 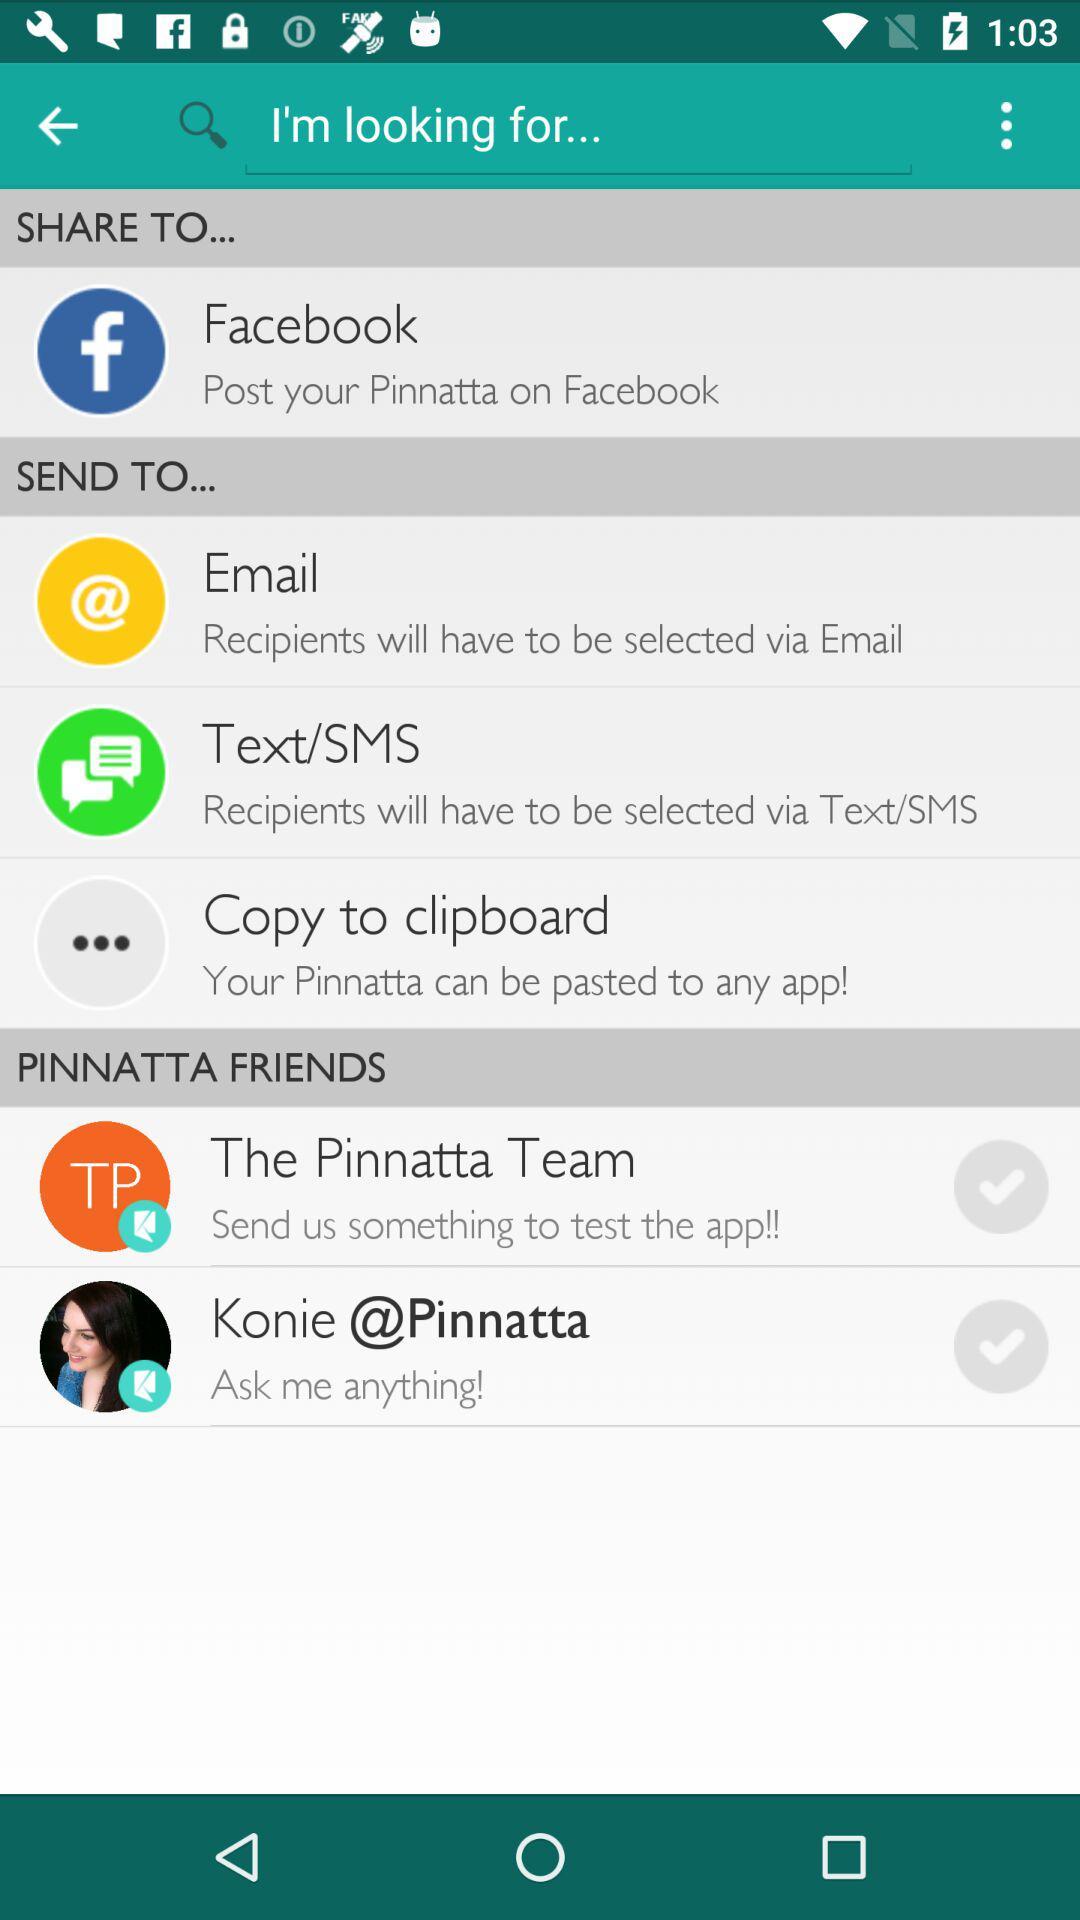 What do you see at coordinates (1006, 124) in the screenshot?
I see `item above the share to...` at bounding box center [1006, 124].